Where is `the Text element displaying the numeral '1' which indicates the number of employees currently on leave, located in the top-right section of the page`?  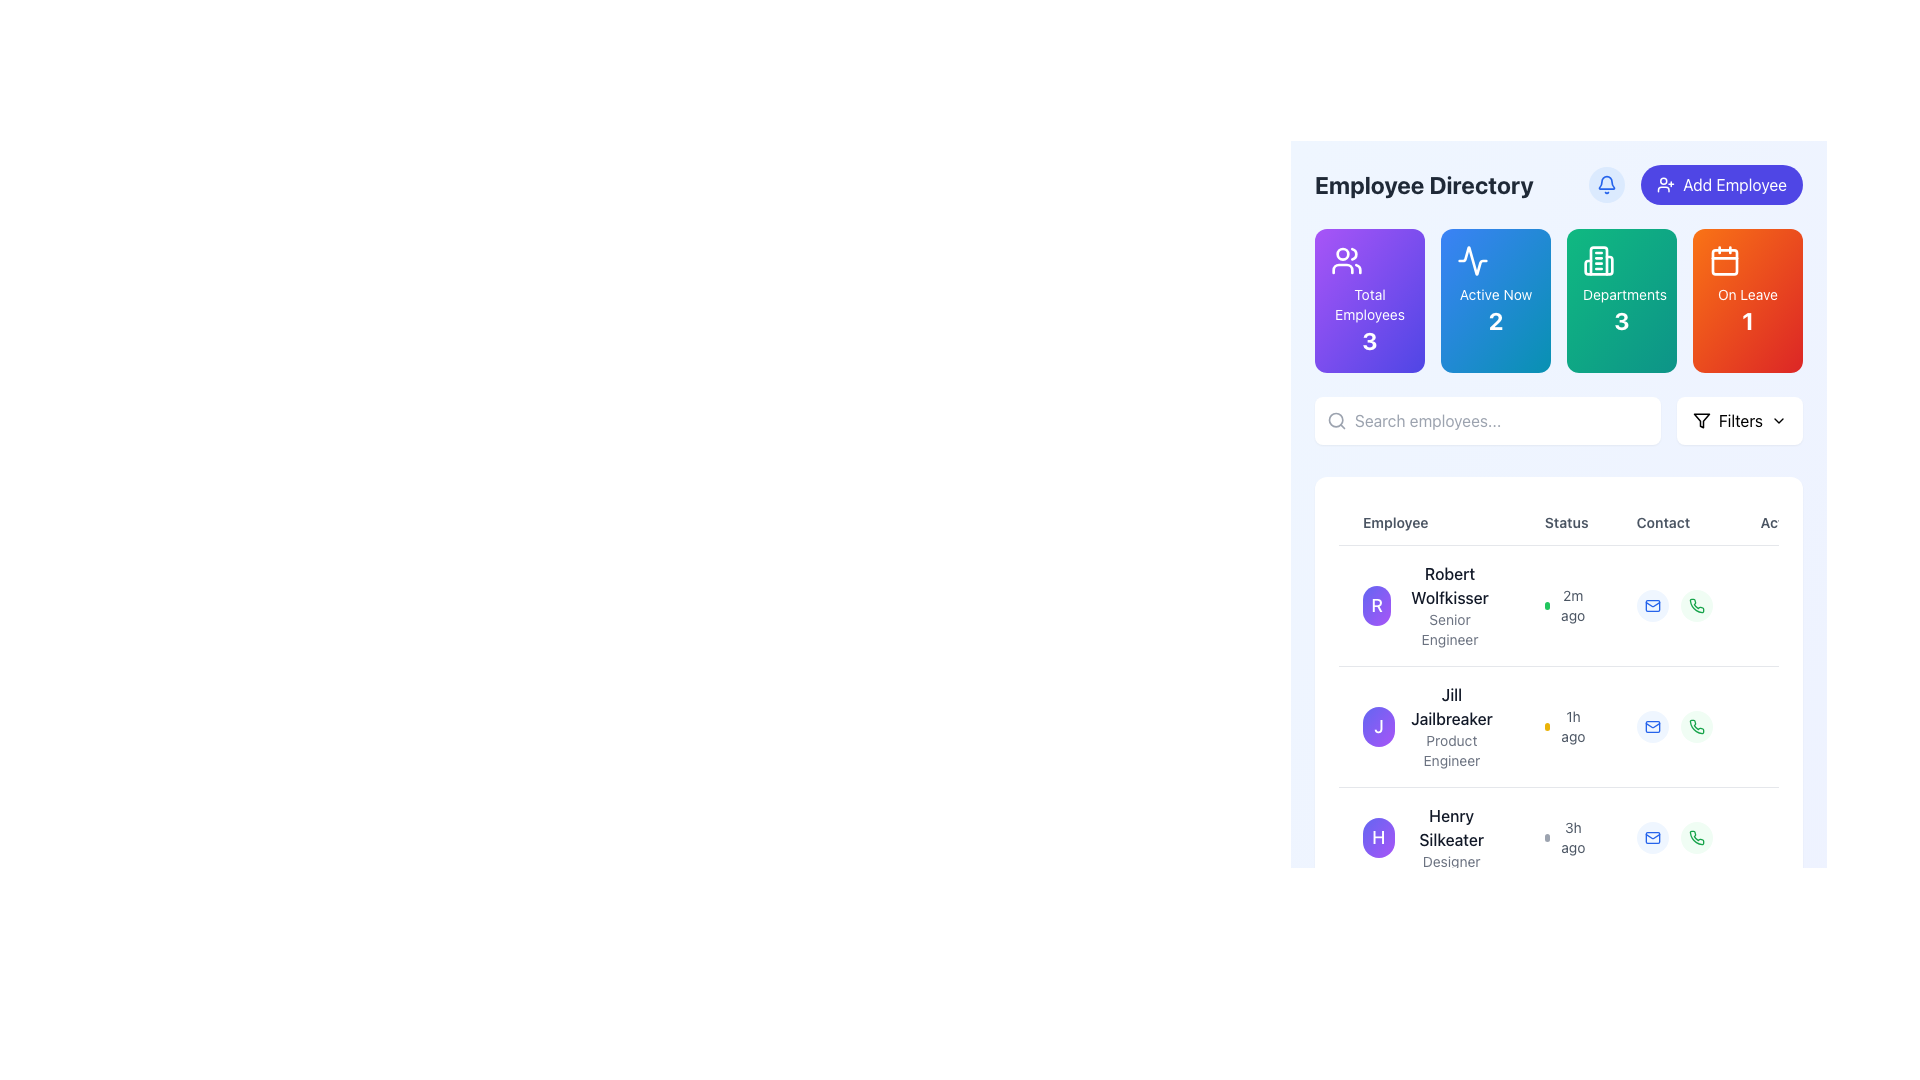 the Text element displaying the numeral '1' which indicates the number of employees currently on leave, located in the top-right section of the page is located at coordinates (1746, 319).